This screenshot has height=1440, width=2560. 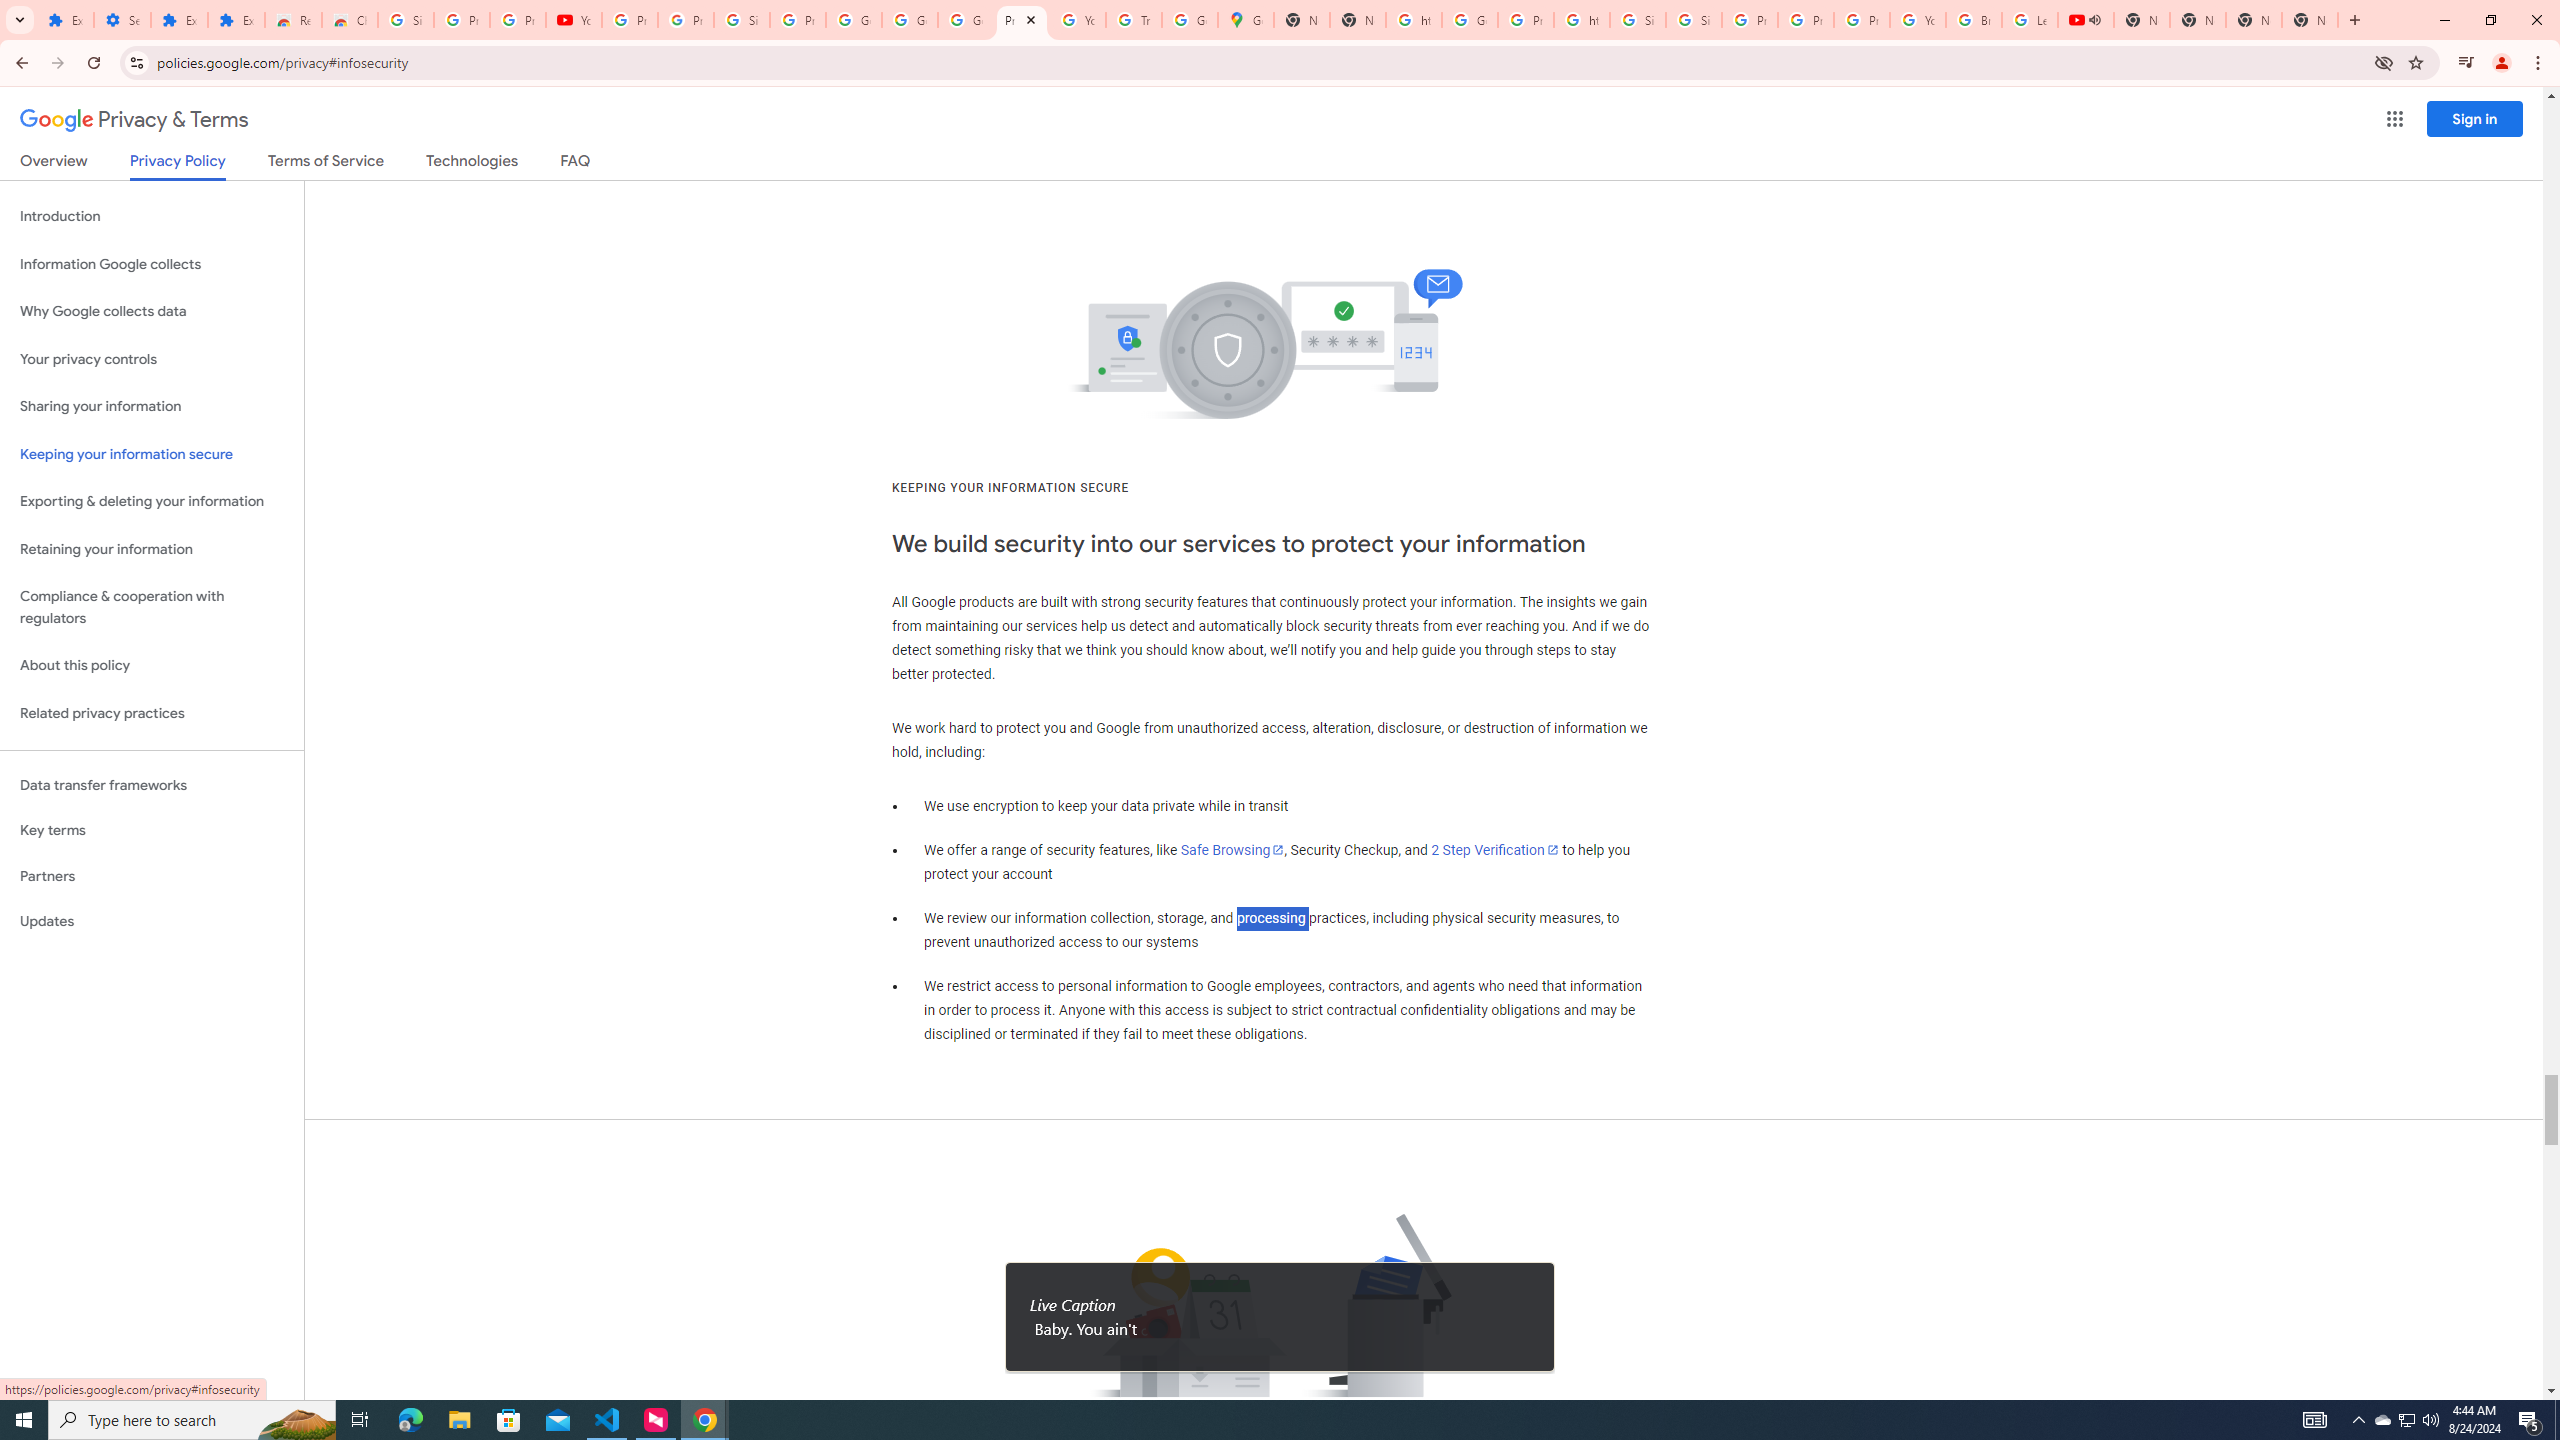 I want to click on 'YouTube', so click(x=1079, y=19).